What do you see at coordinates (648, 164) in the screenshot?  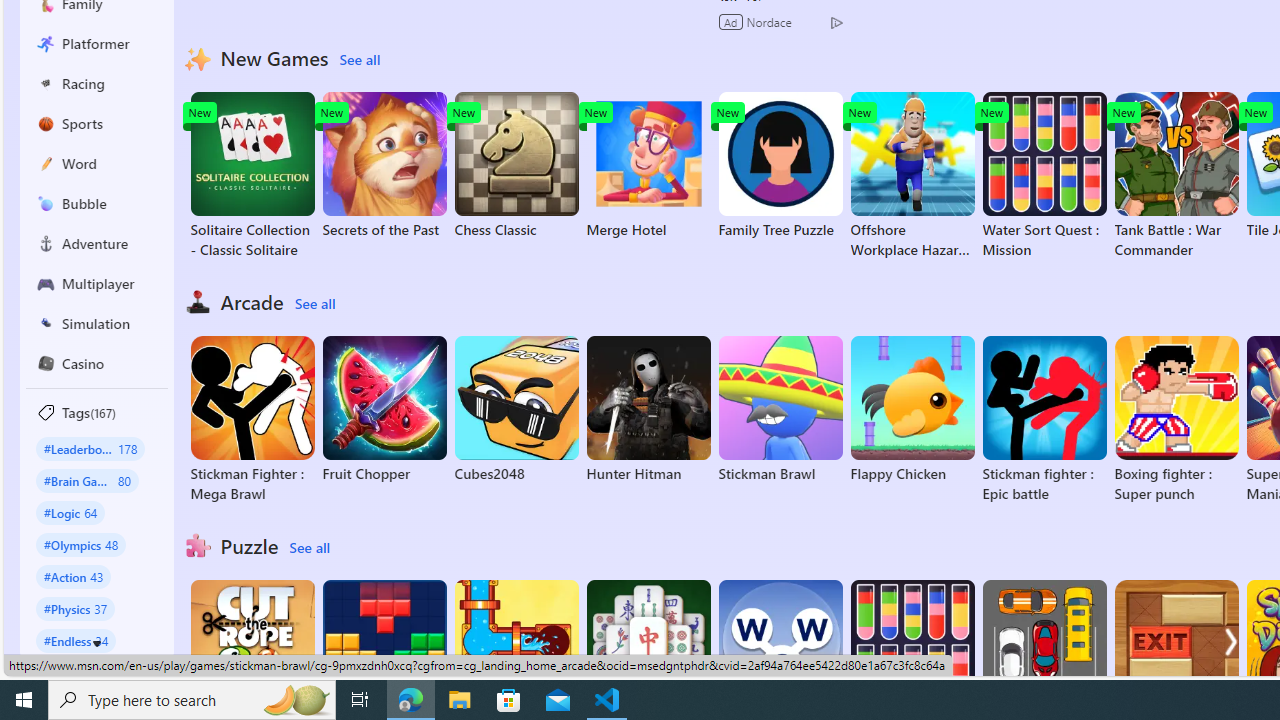 I see `'Merge Hotel'` at bounding box center [648, 164].